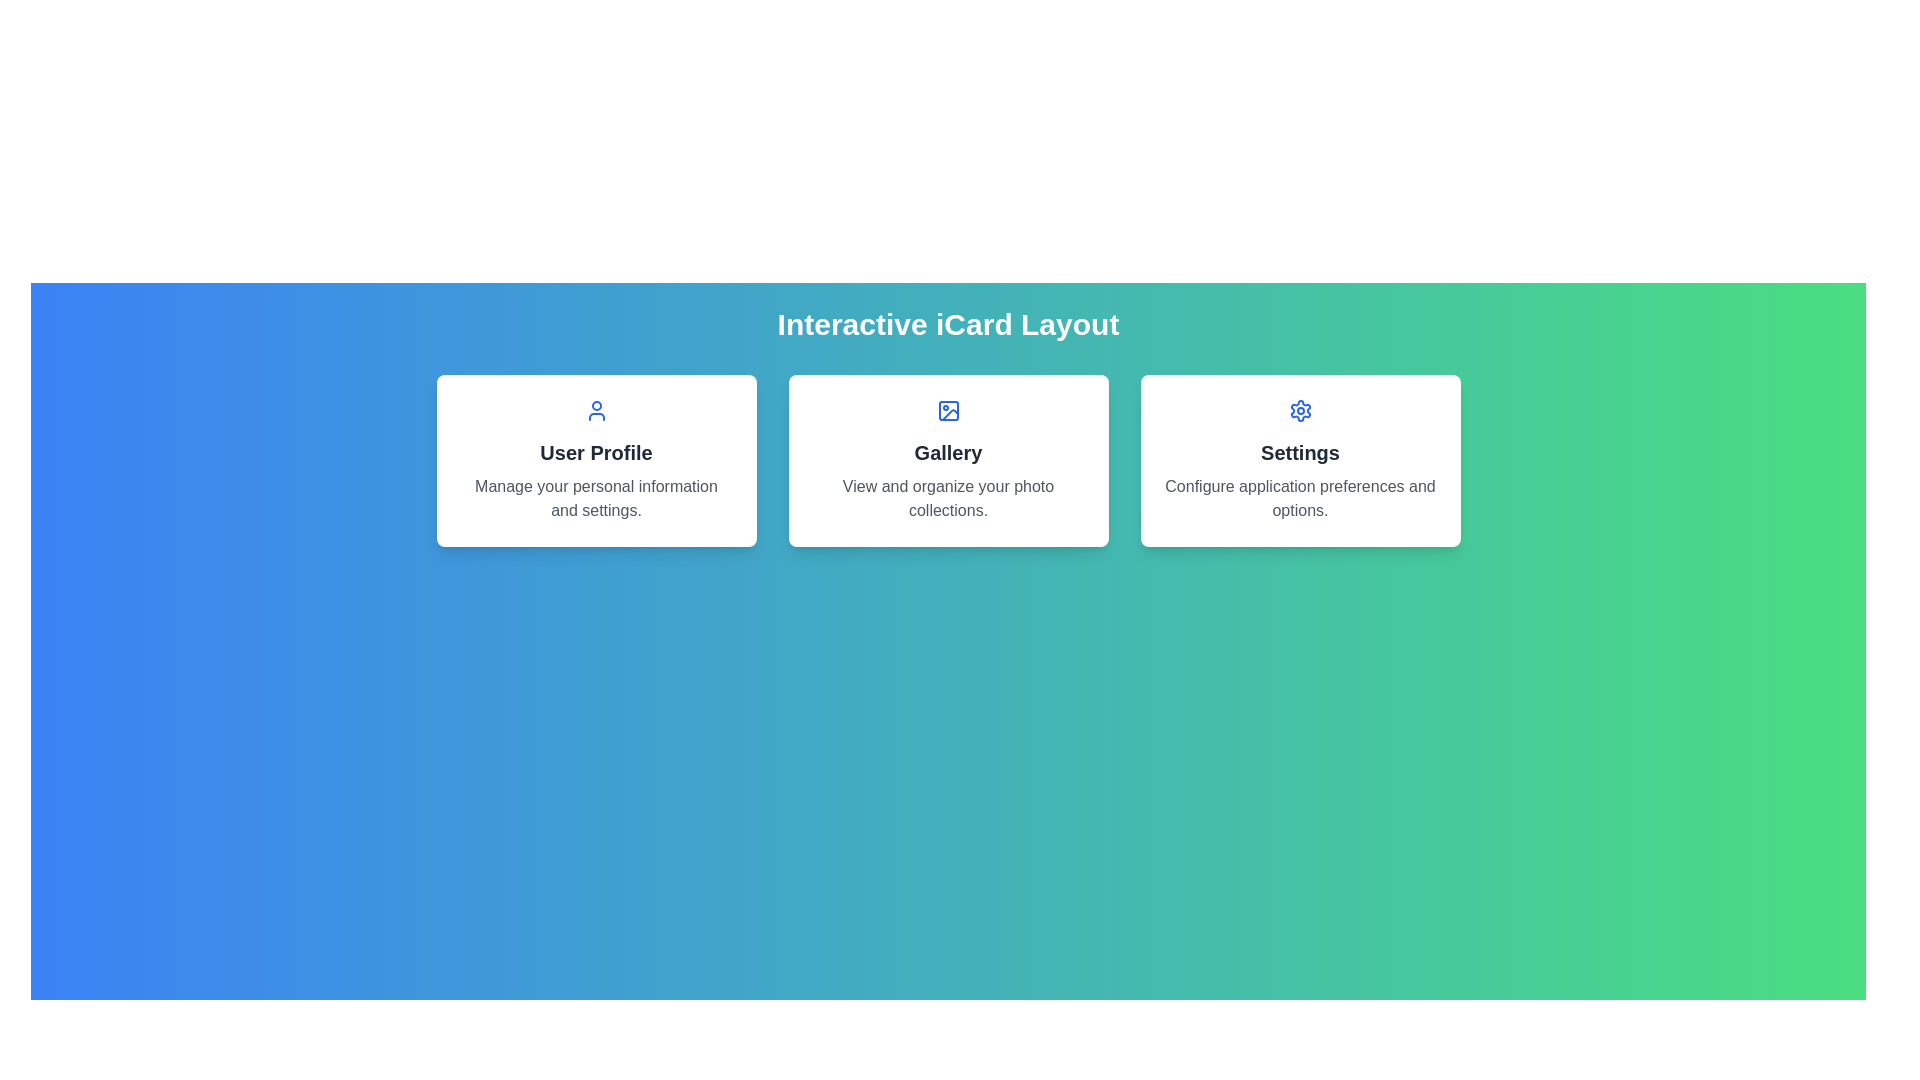  I want to click on the gear icon, which is styled with a blue outline and represents settings, located in the center of the settings card labeled 'Settings', so click(1300, 410).